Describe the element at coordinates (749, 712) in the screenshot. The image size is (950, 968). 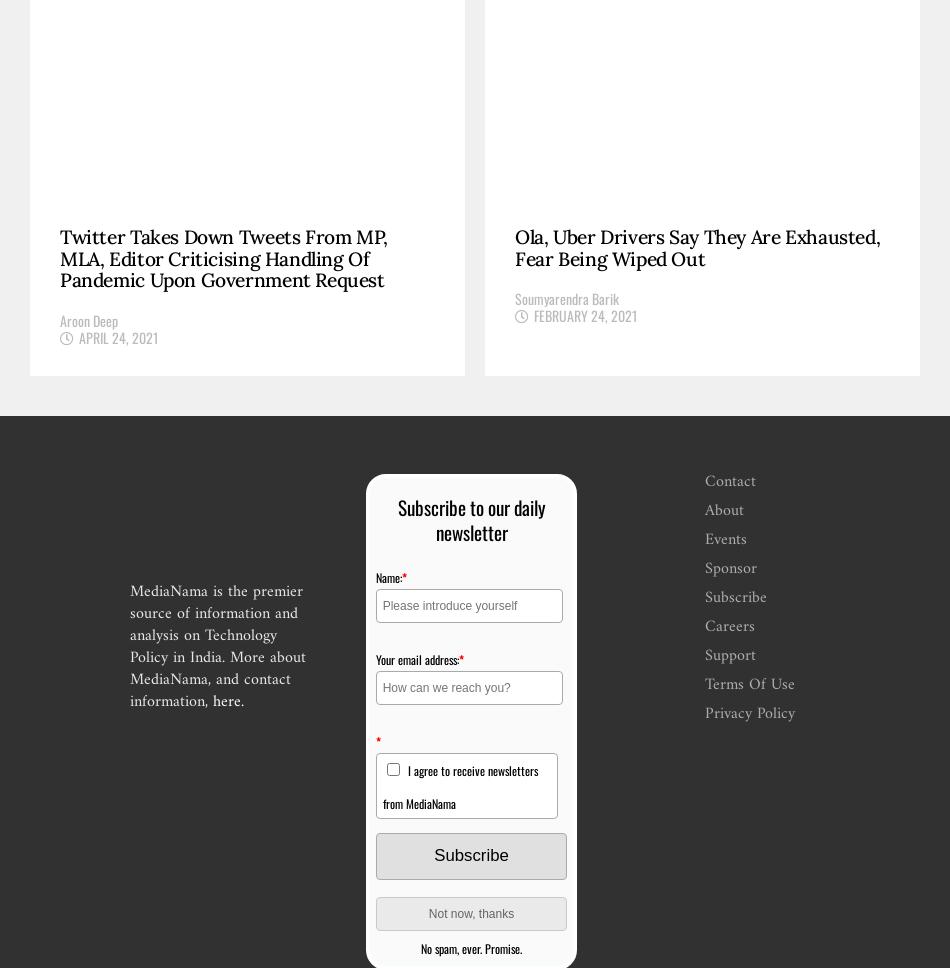
I see `'Privacy Policy'` at that location.